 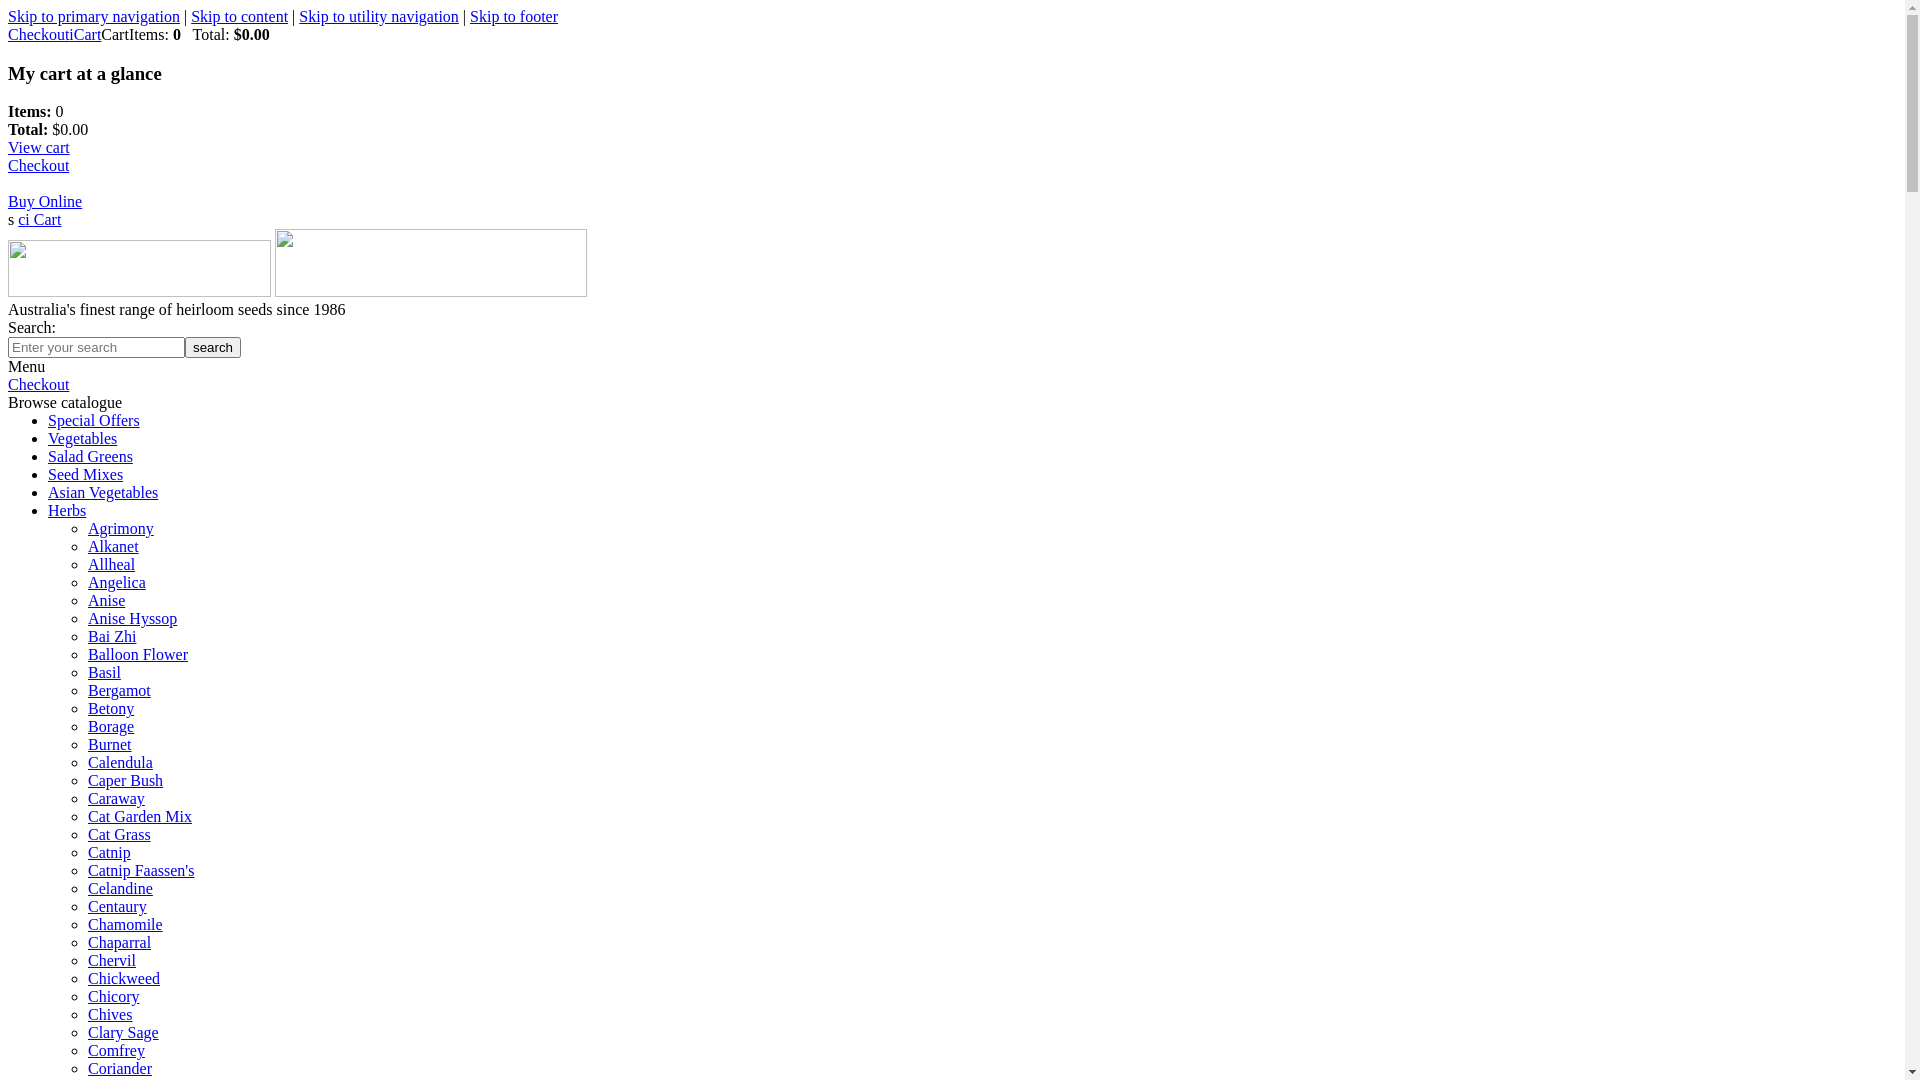 I want to click on 'Allheal', so click(x=110, y=564).